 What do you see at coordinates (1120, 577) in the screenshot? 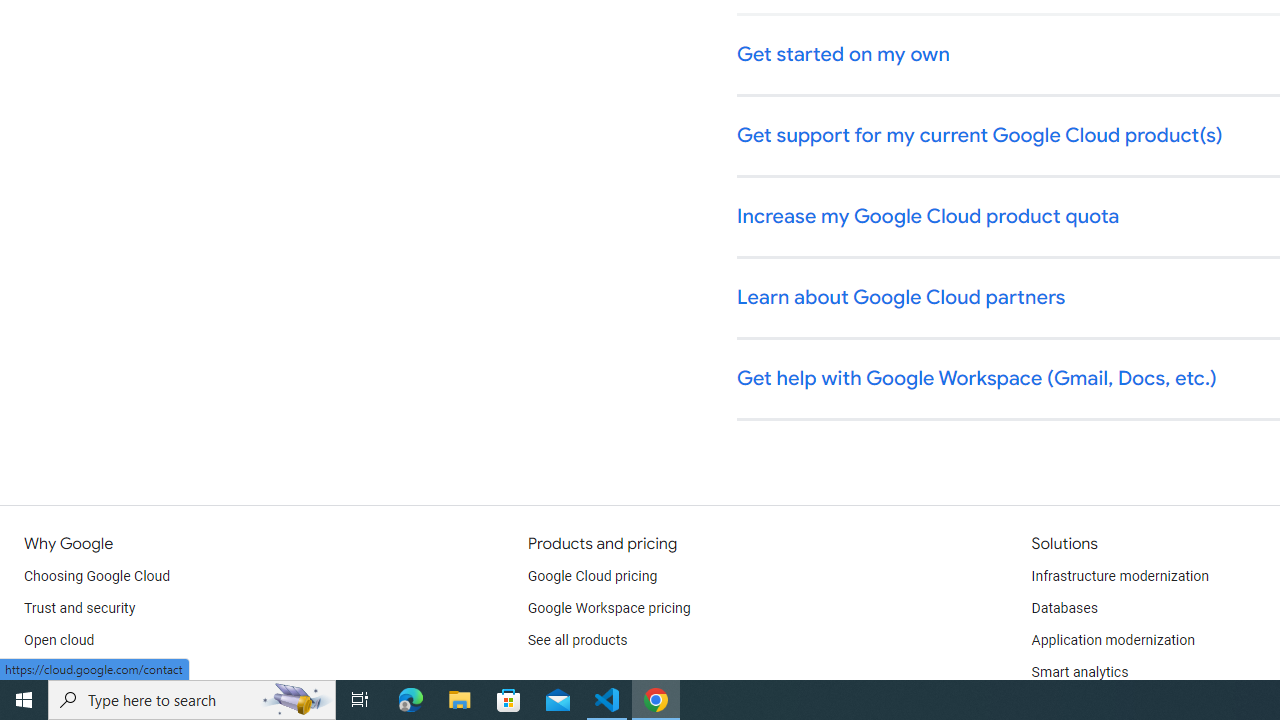
I see `'Infrastructure modernization'` at bounding box center [1120, 577].